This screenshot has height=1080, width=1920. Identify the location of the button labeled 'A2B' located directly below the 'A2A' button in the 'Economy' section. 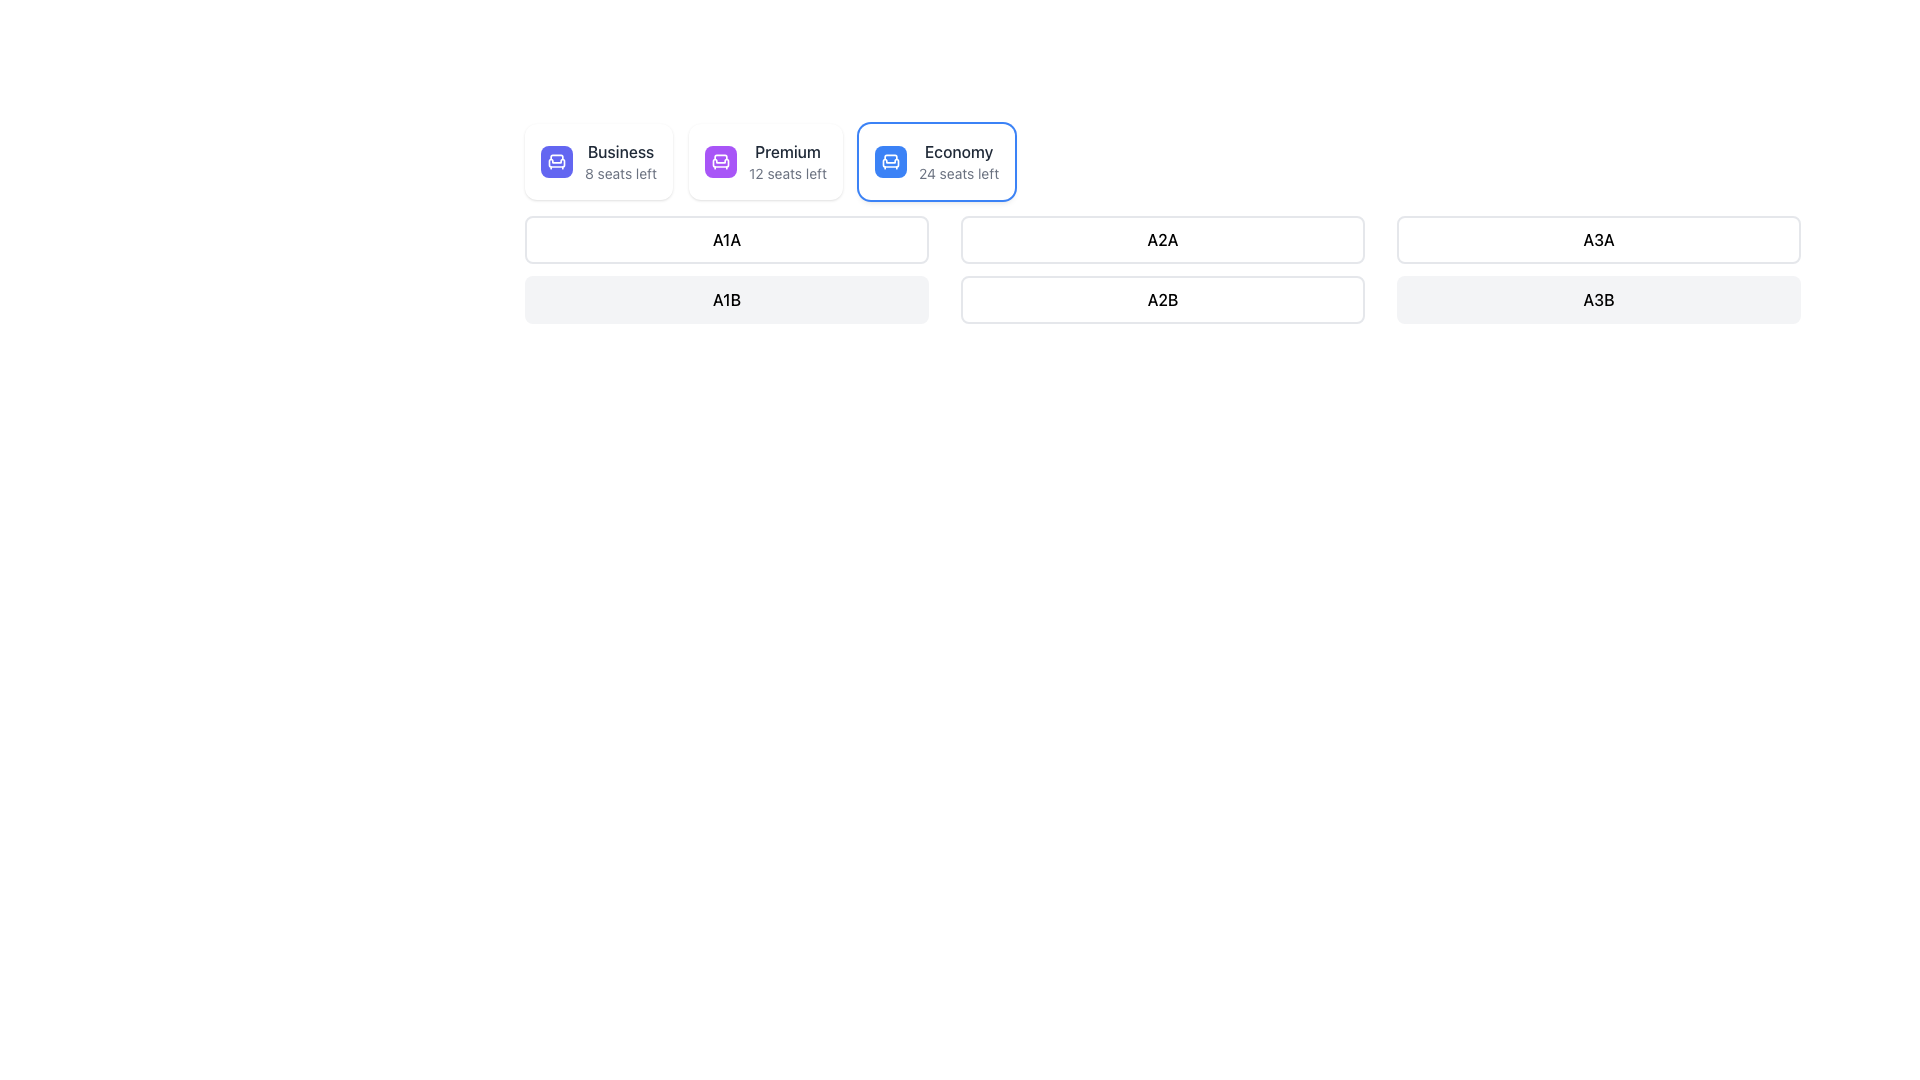
(1162, 300).